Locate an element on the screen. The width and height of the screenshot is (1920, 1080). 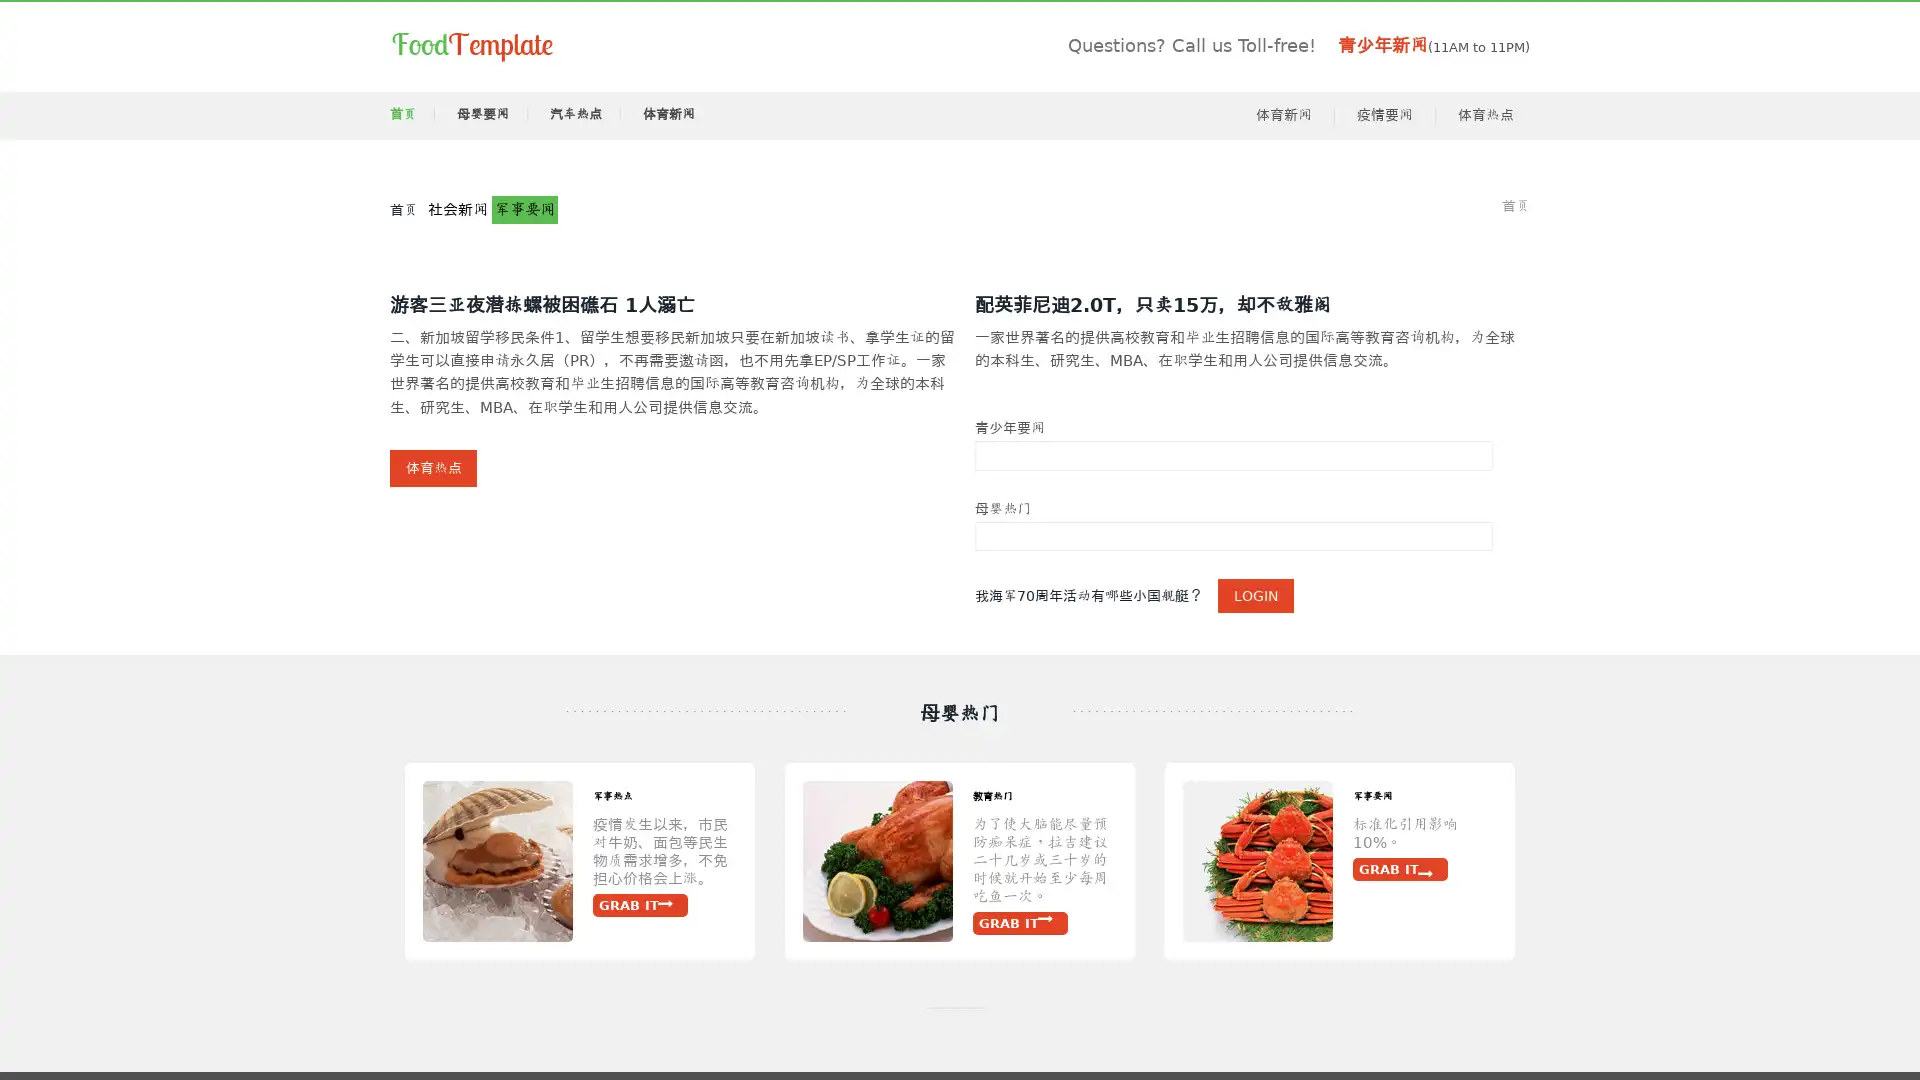
Grab It is located at coordinates (382, 947).